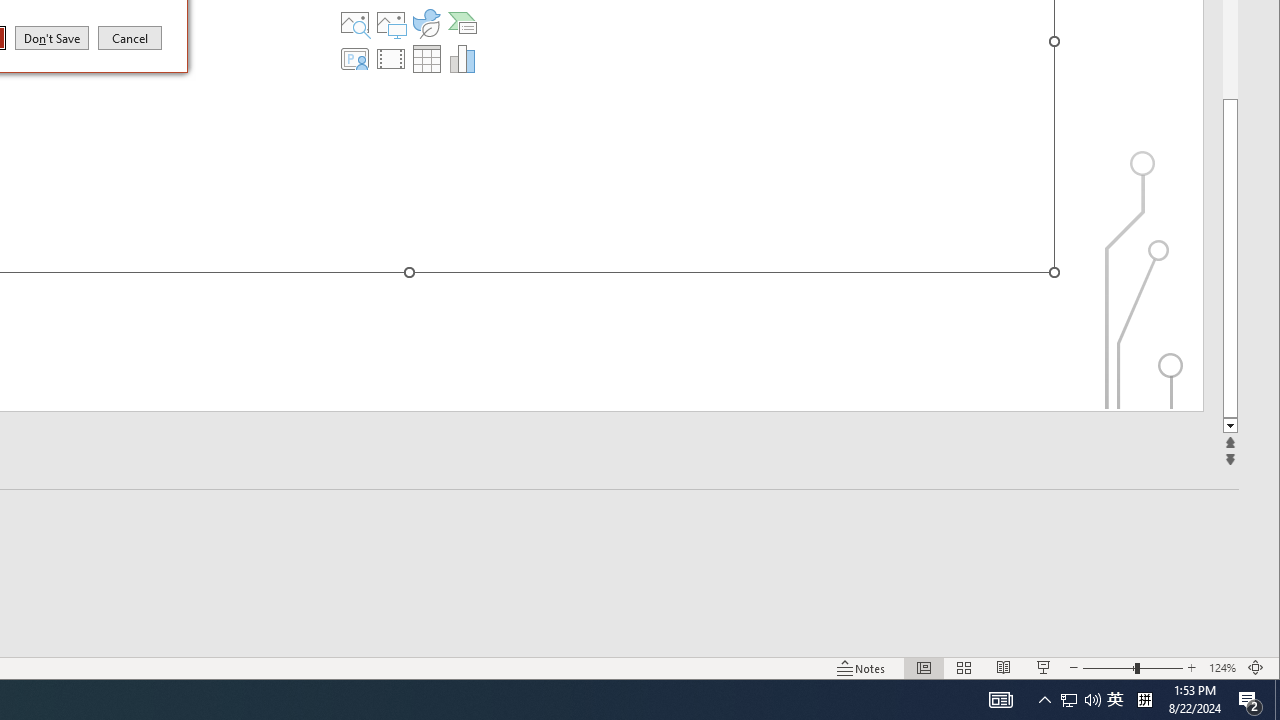 The height and width of the screenshot is (720, 1280). Describe the element at coordinates (355, 23) in the screenshot. I see `'Stock Images'` at that location.